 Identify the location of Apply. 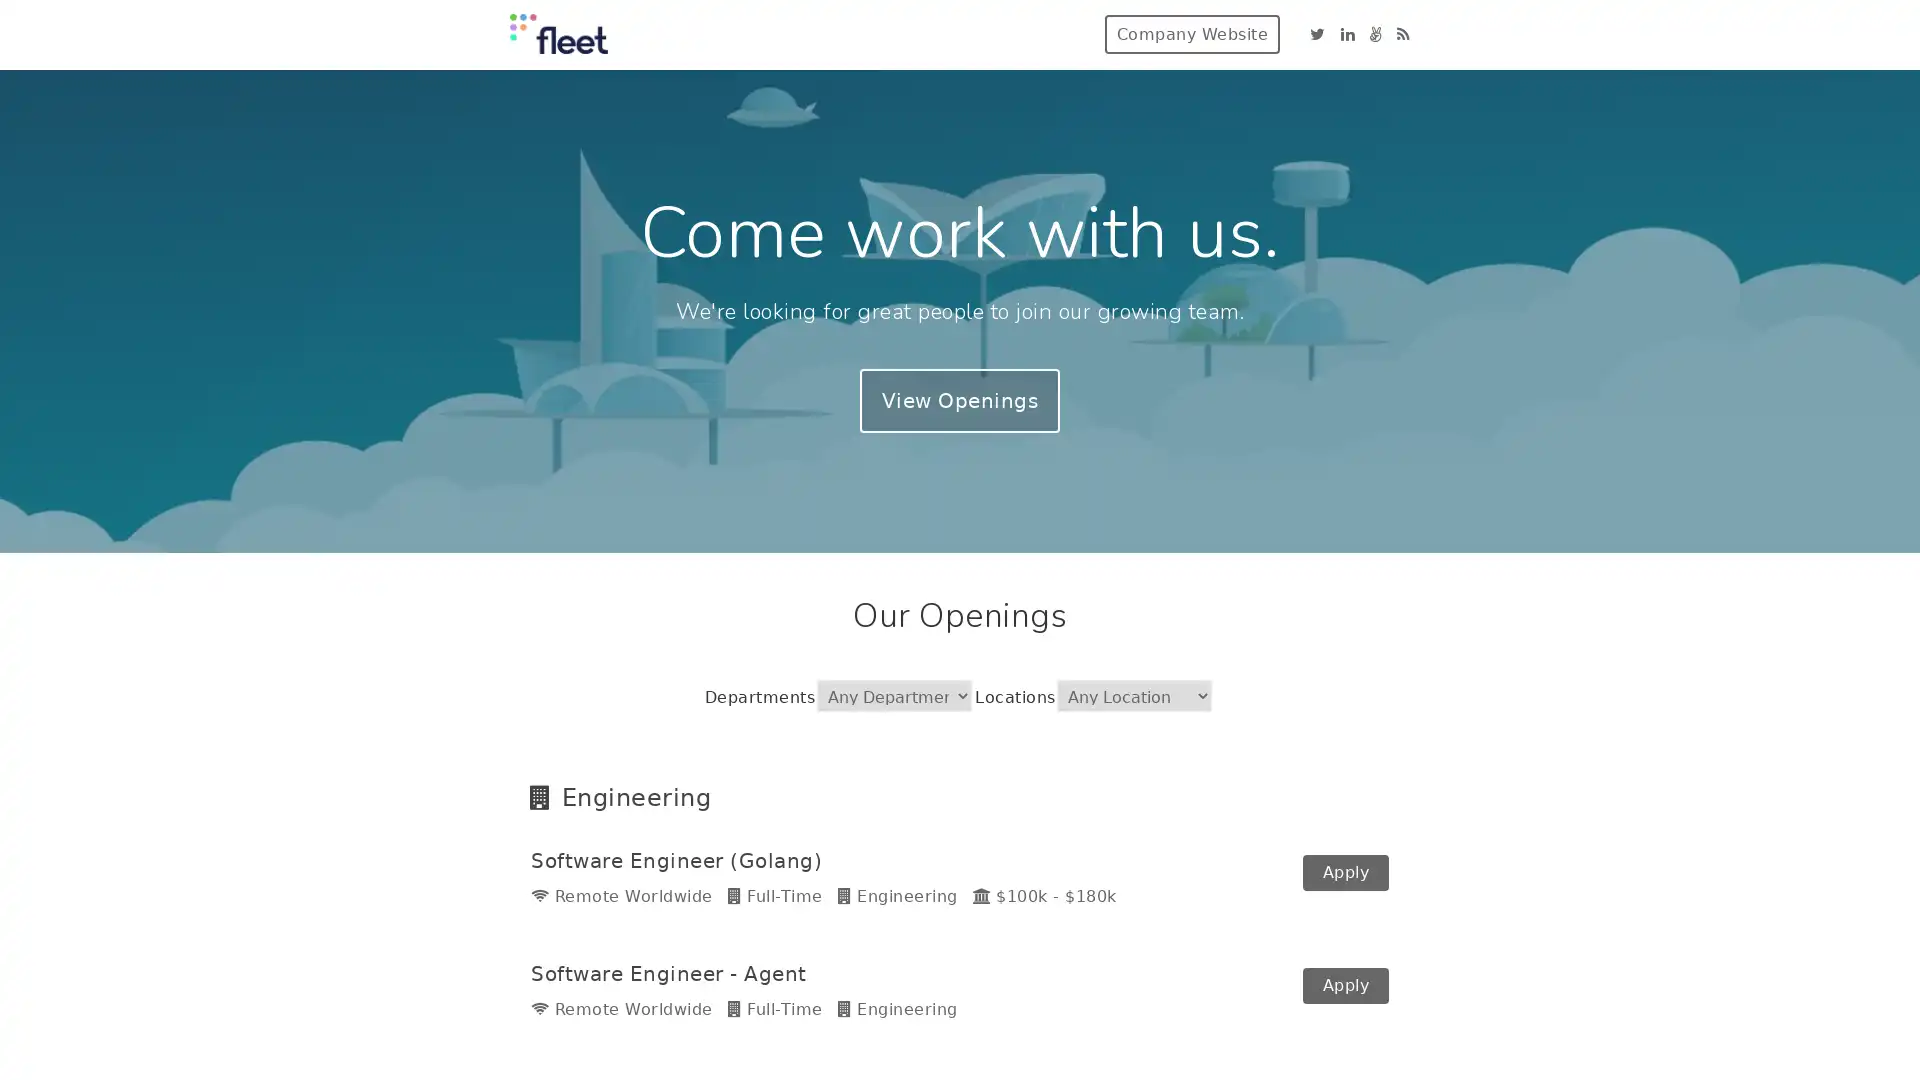
(1345, 890).